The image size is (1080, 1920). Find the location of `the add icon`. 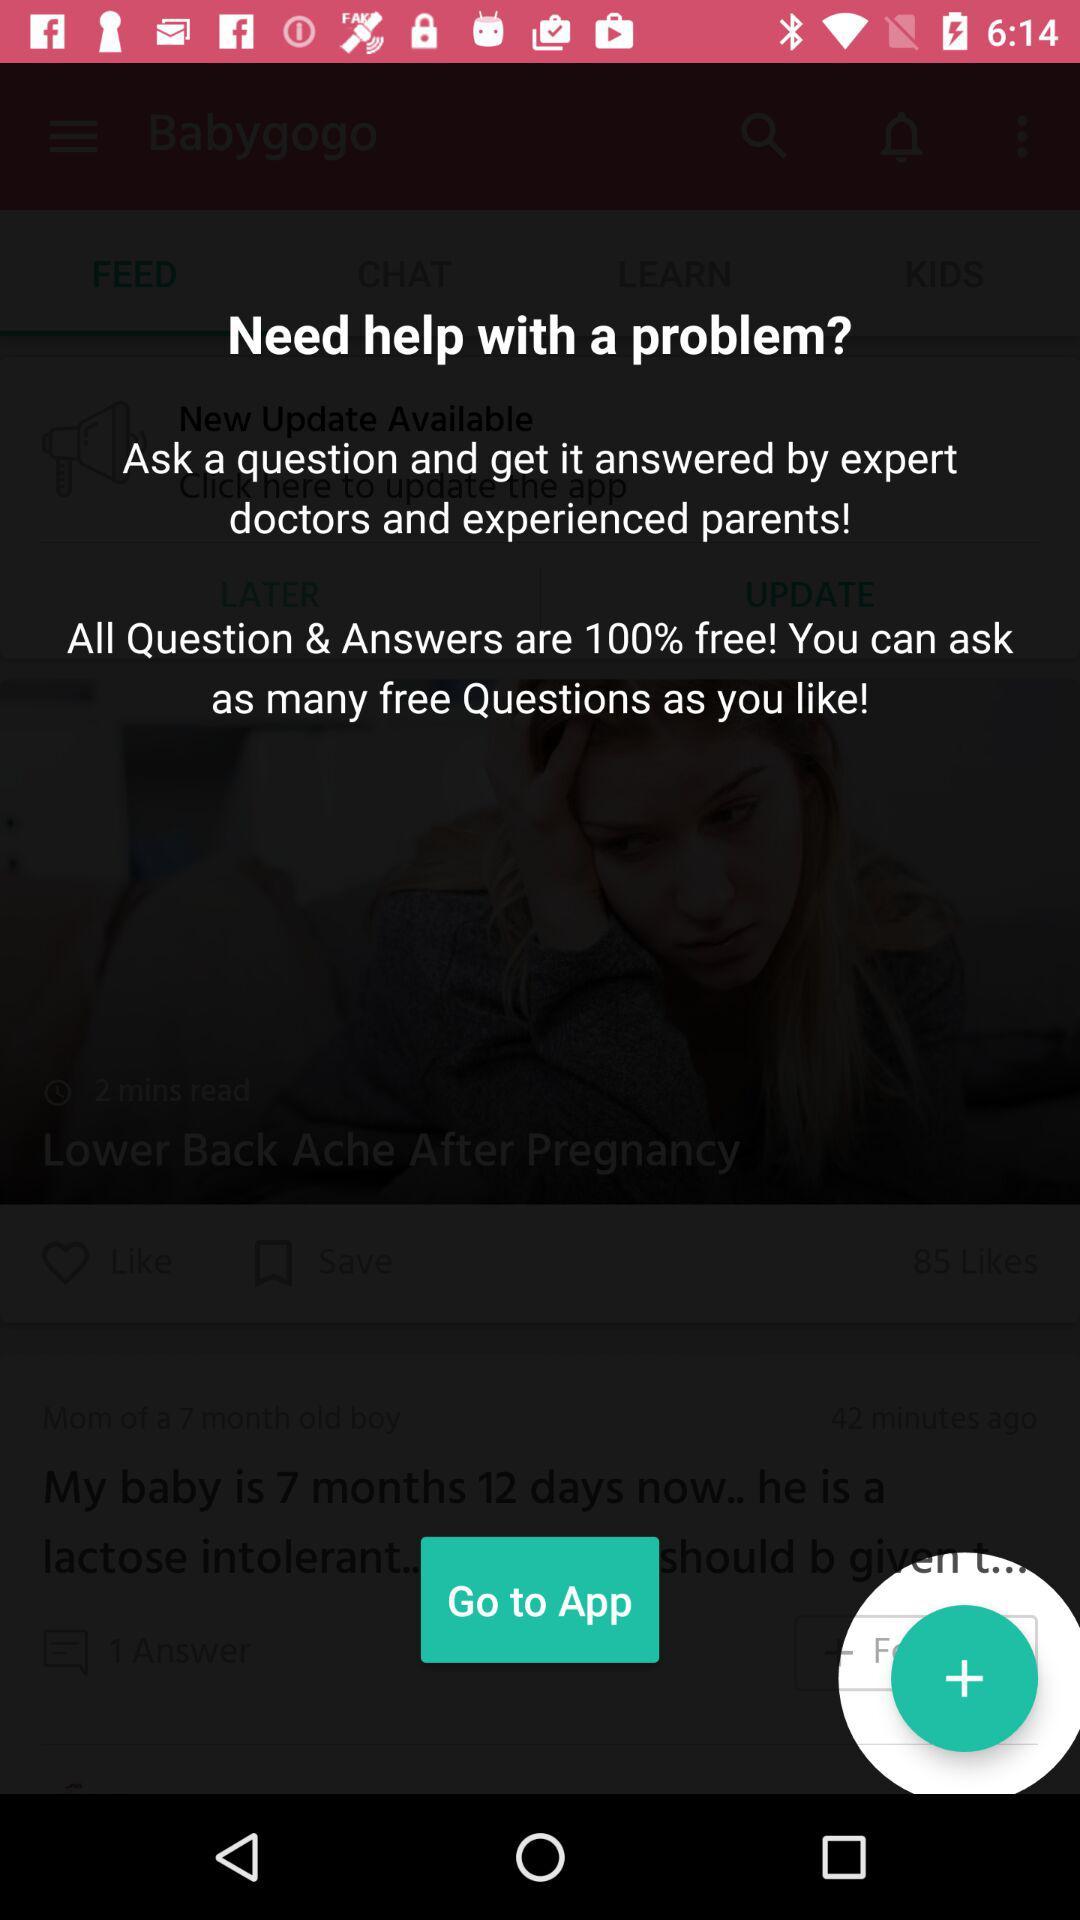

the add icon is located at coordinates (963, 1678).